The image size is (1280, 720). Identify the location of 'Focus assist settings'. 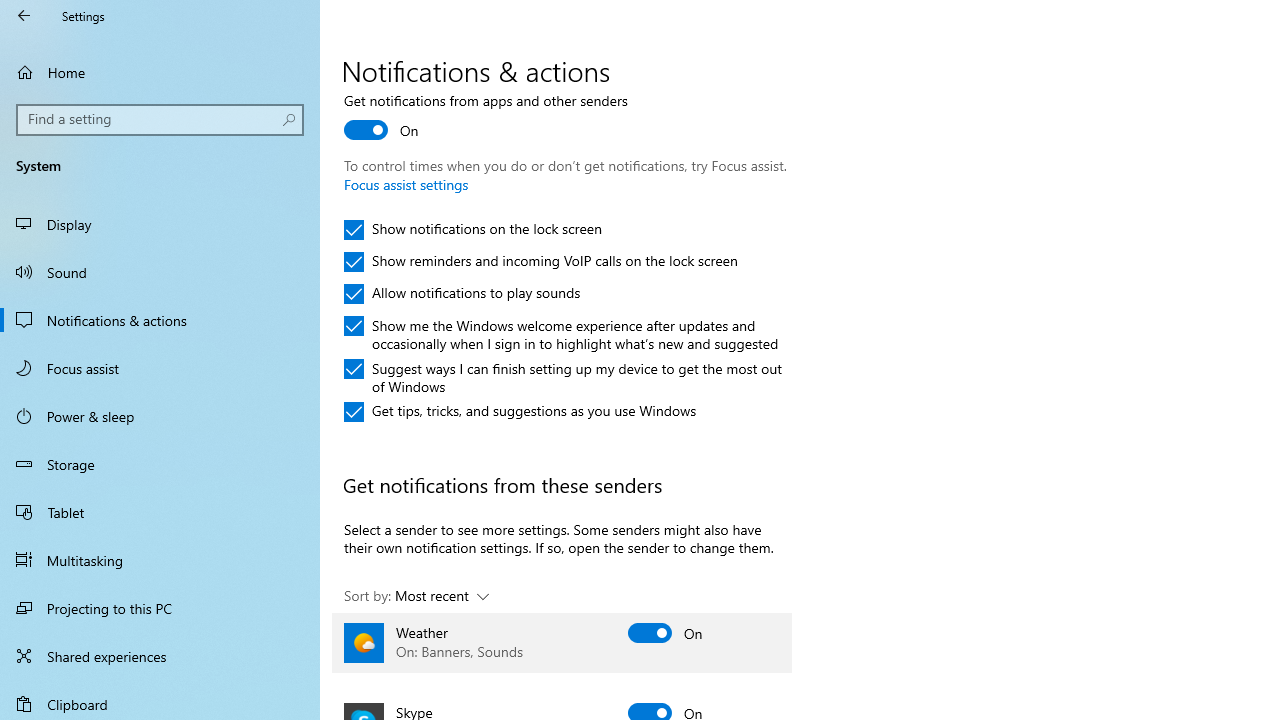
(405, 184).